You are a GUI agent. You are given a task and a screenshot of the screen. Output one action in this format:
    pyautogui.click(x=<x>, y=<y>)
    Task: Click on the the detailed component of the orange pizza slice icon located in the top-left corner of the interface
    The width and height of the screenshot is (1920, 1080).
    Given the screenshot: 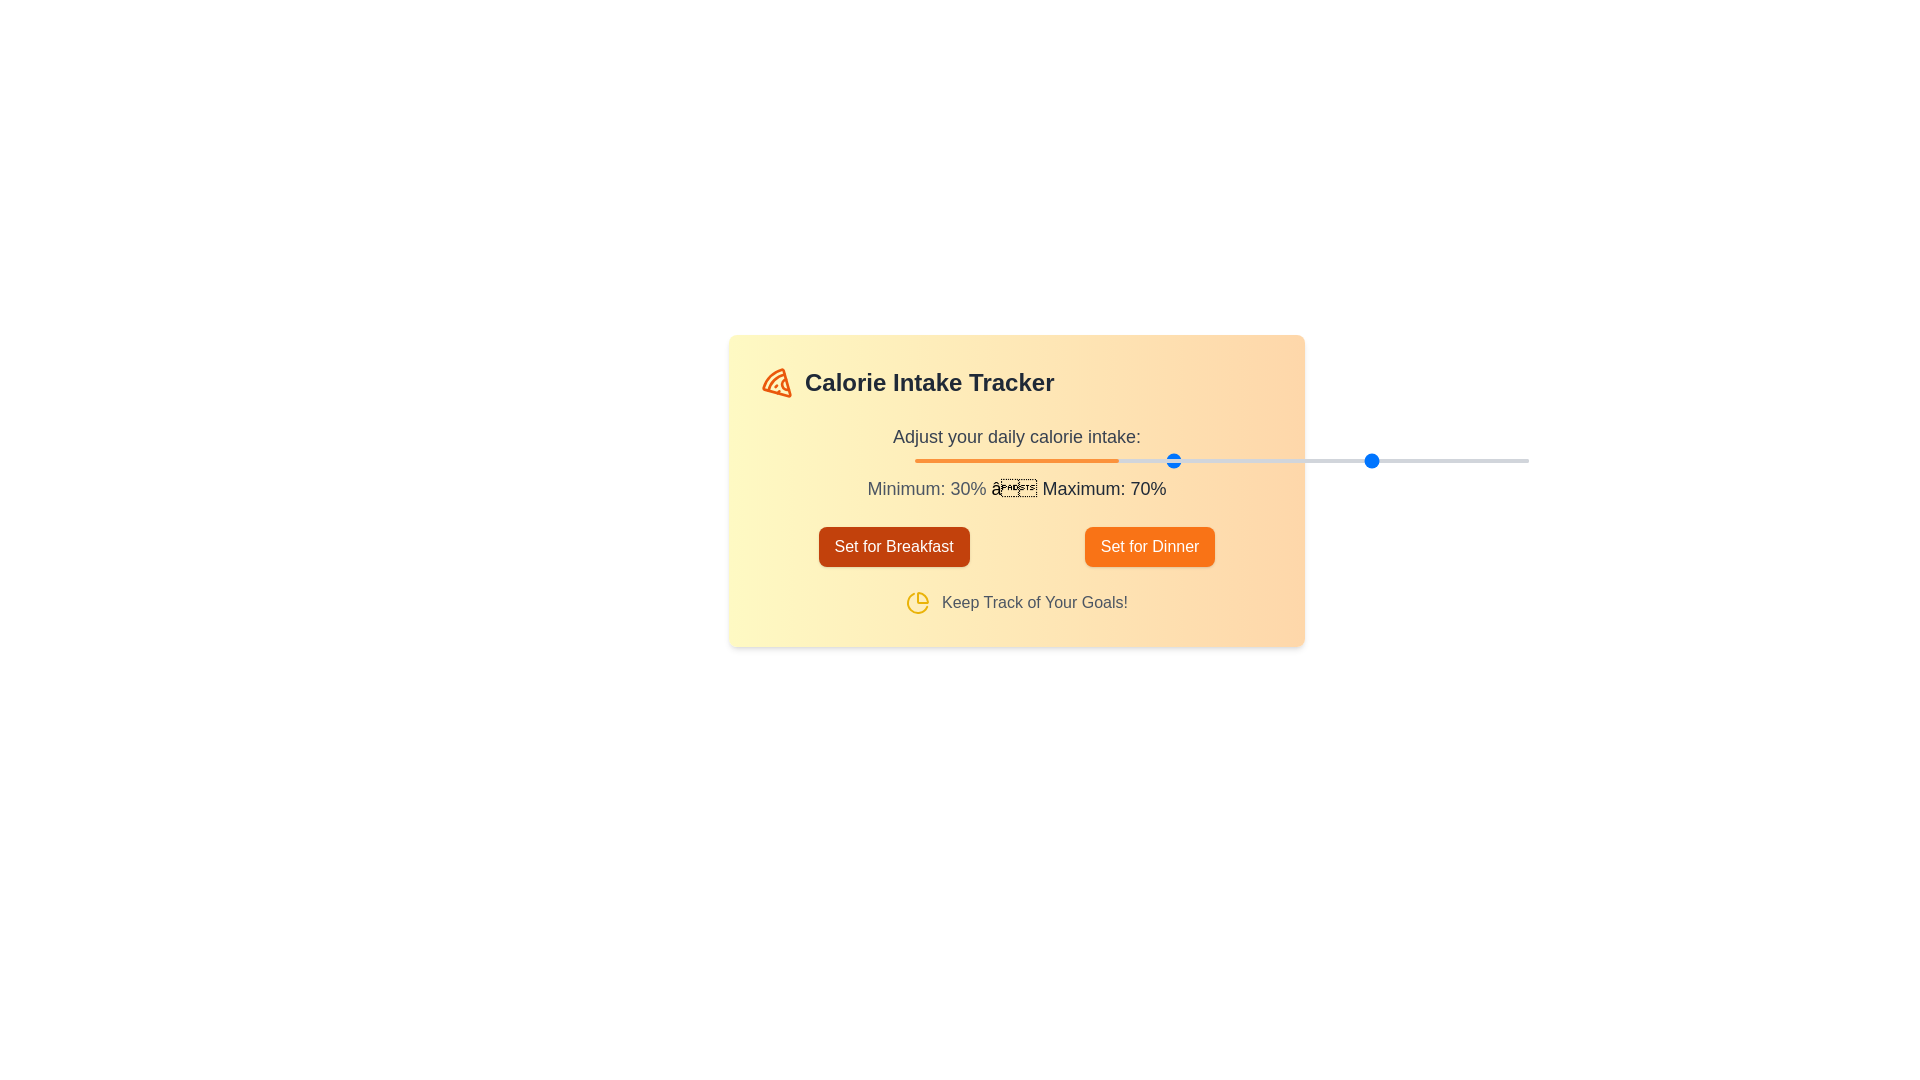 What is the action you would take?
    pyautogui.click(x=776, y=382)
    